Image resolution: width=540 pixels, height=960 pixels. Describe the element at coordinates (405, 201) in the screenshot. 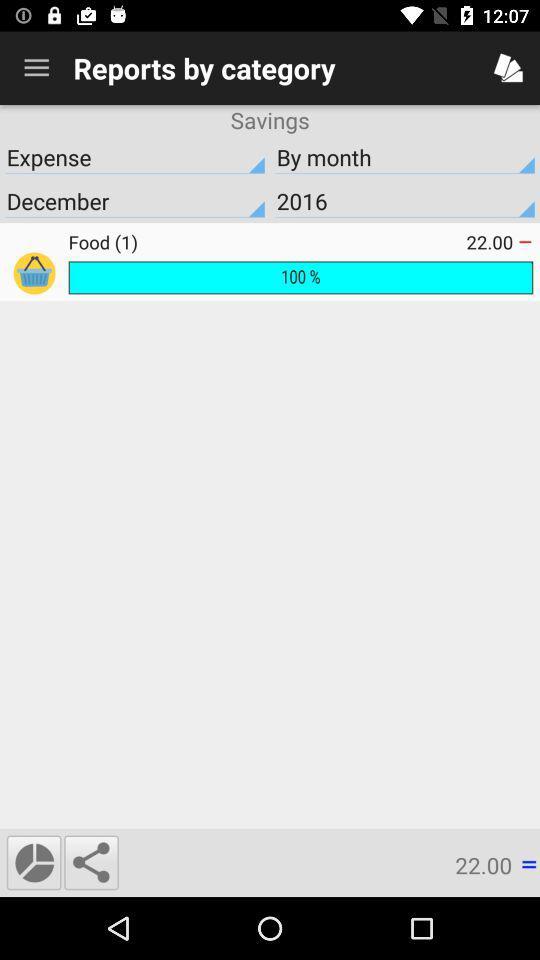

I see `the item below expense` at that location.